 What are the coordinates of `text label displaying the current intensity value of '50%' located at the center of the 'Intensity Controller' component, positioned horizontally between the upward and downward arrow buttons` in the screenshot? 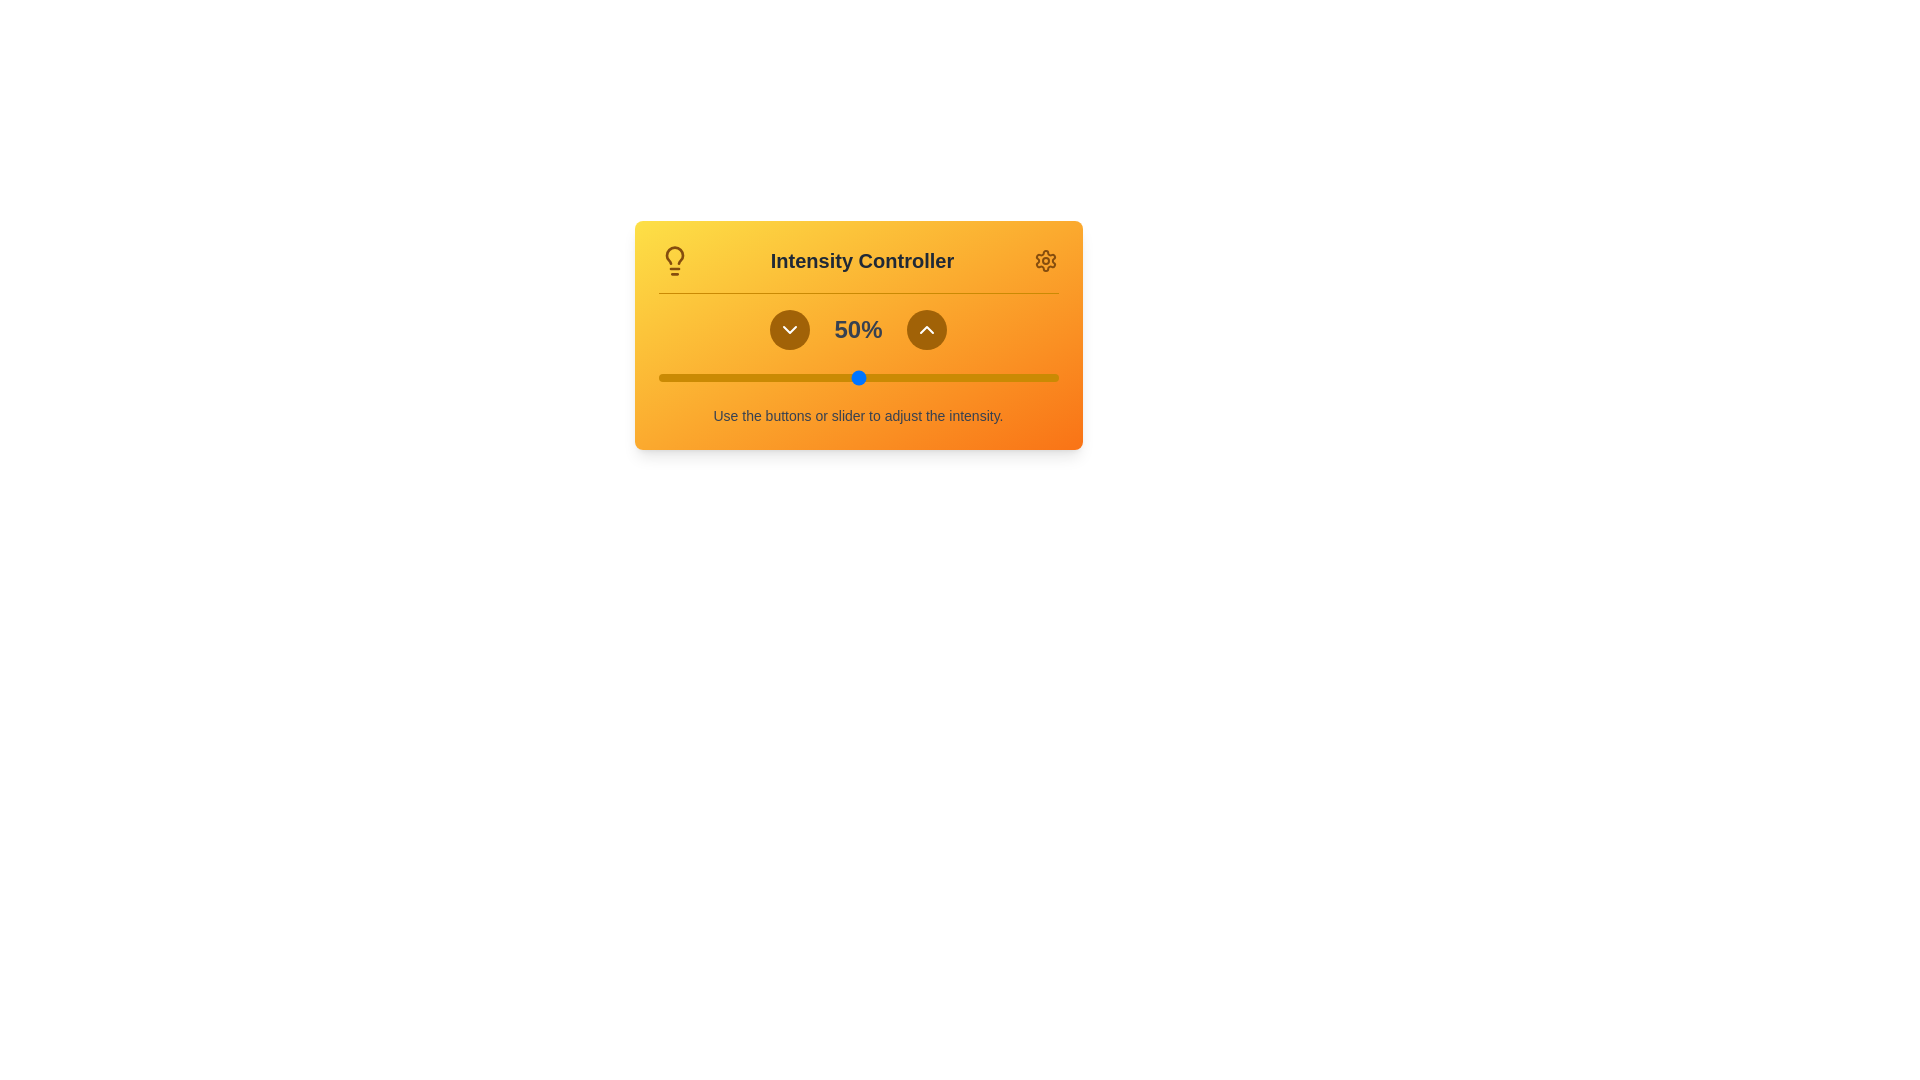 It's located at (858, 345).